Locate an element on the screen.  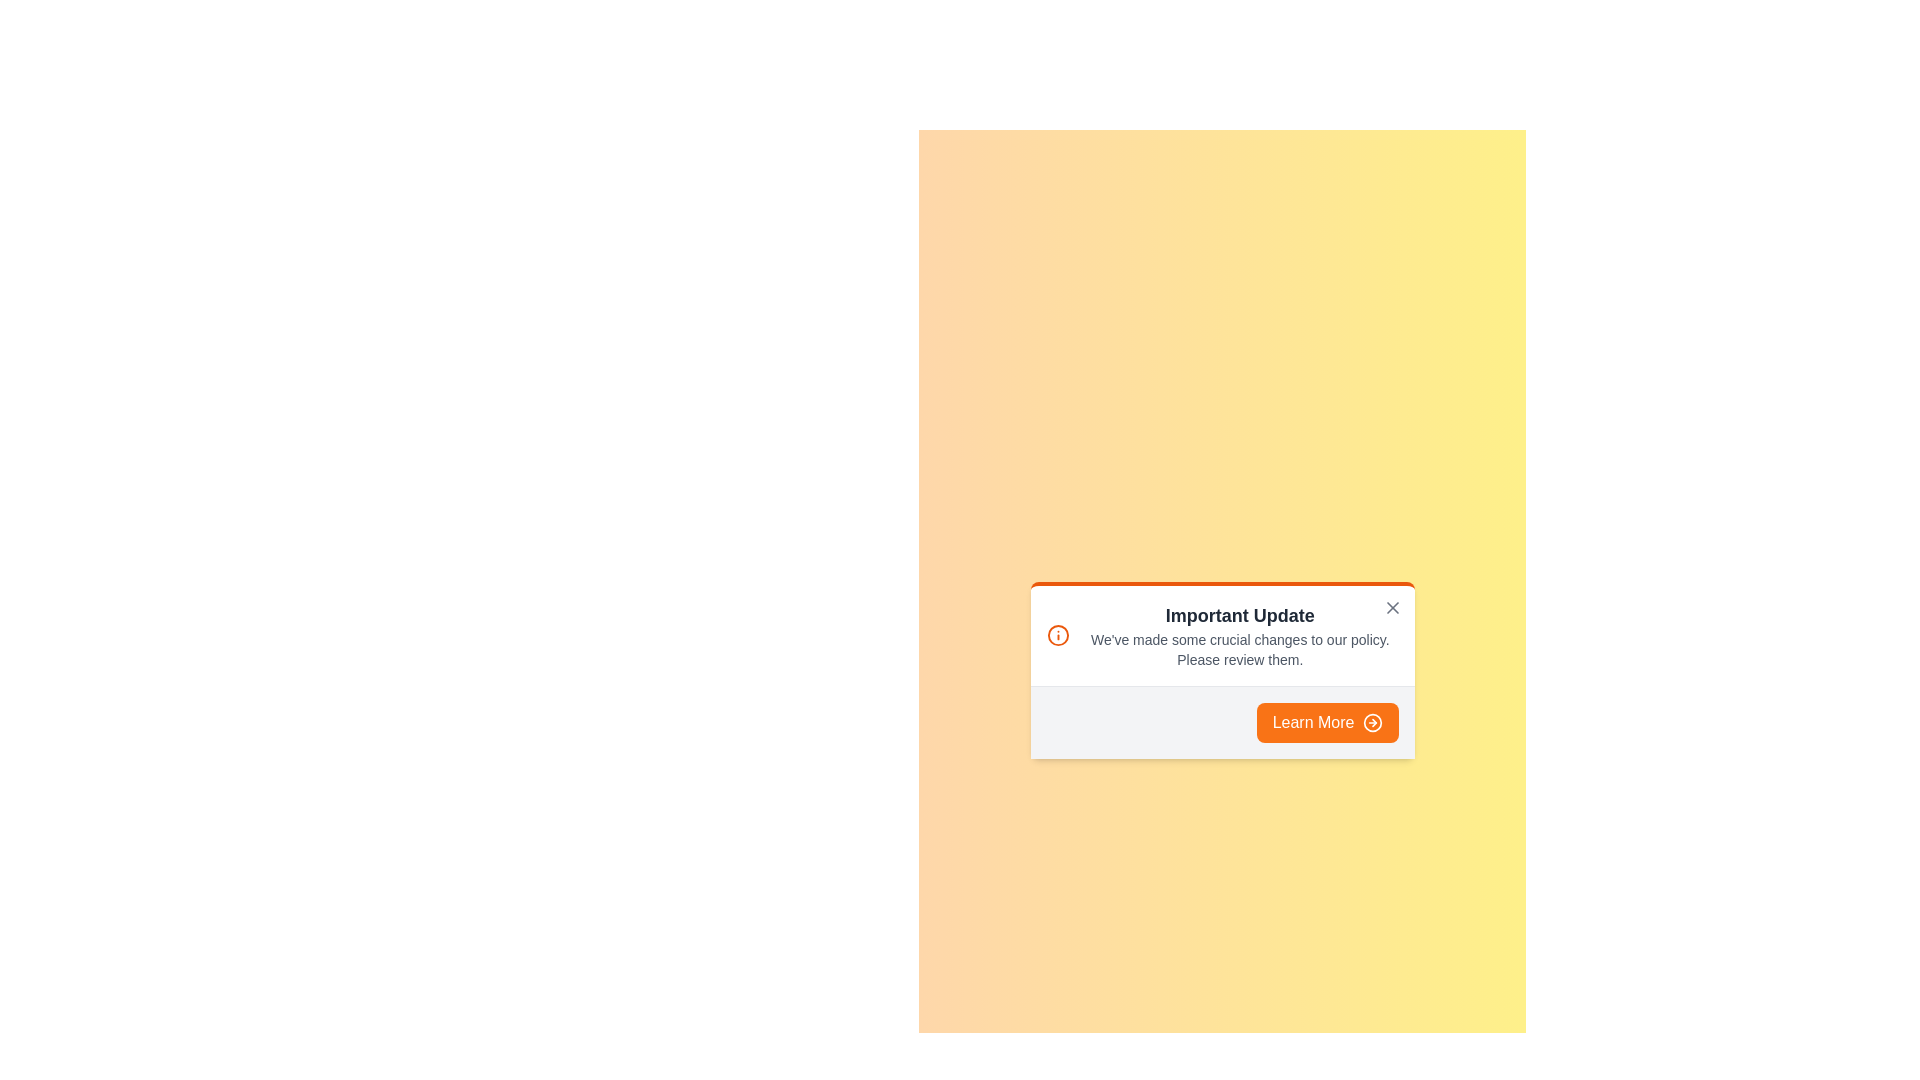
the close button to observe the hover effect is located at coordinates (1391, 606).